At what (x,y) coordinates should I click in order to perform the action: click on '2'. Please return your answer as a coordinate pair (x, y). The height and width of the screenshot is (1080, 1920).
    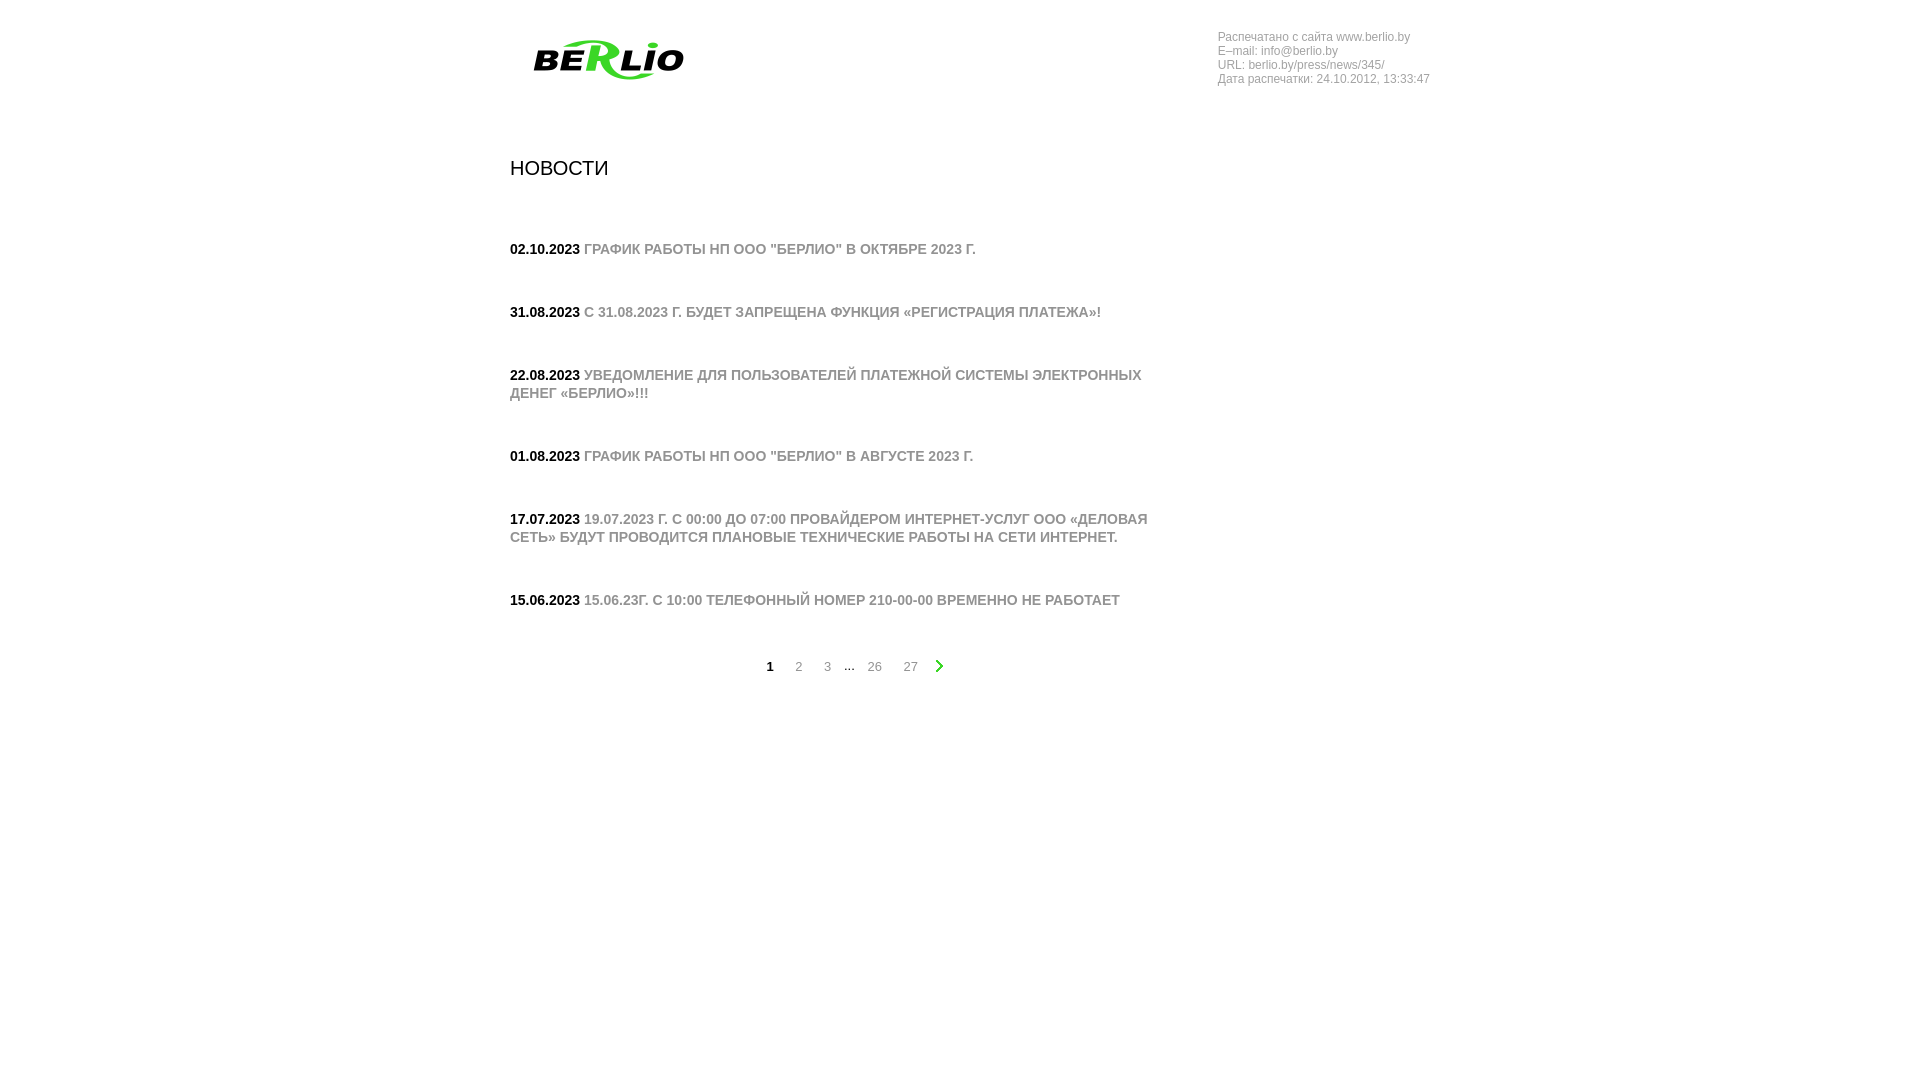
    Looking at the image, I should click on (797, 667).